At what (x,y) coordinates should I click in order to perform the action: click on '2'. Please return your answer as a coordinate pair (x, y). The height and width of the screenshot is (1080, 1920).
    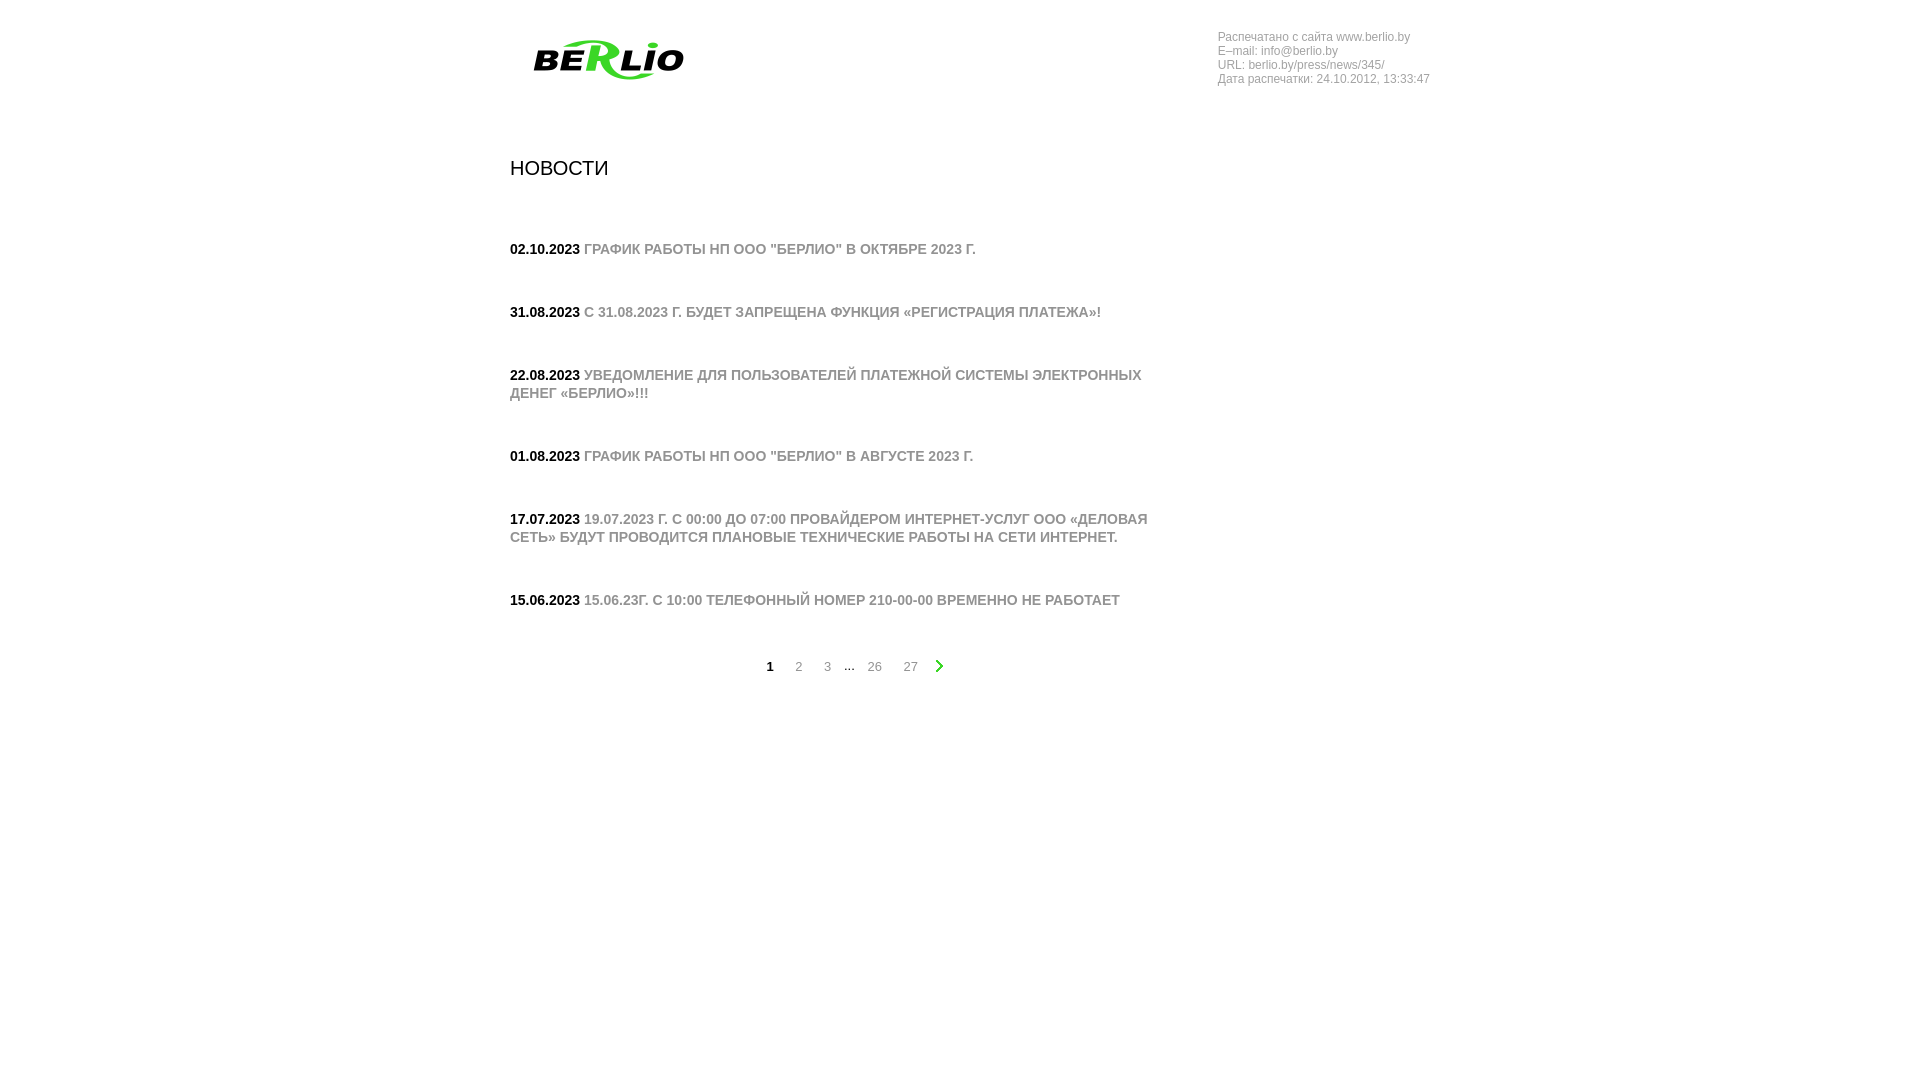
    Looking at the image, I should click on (797, 667).